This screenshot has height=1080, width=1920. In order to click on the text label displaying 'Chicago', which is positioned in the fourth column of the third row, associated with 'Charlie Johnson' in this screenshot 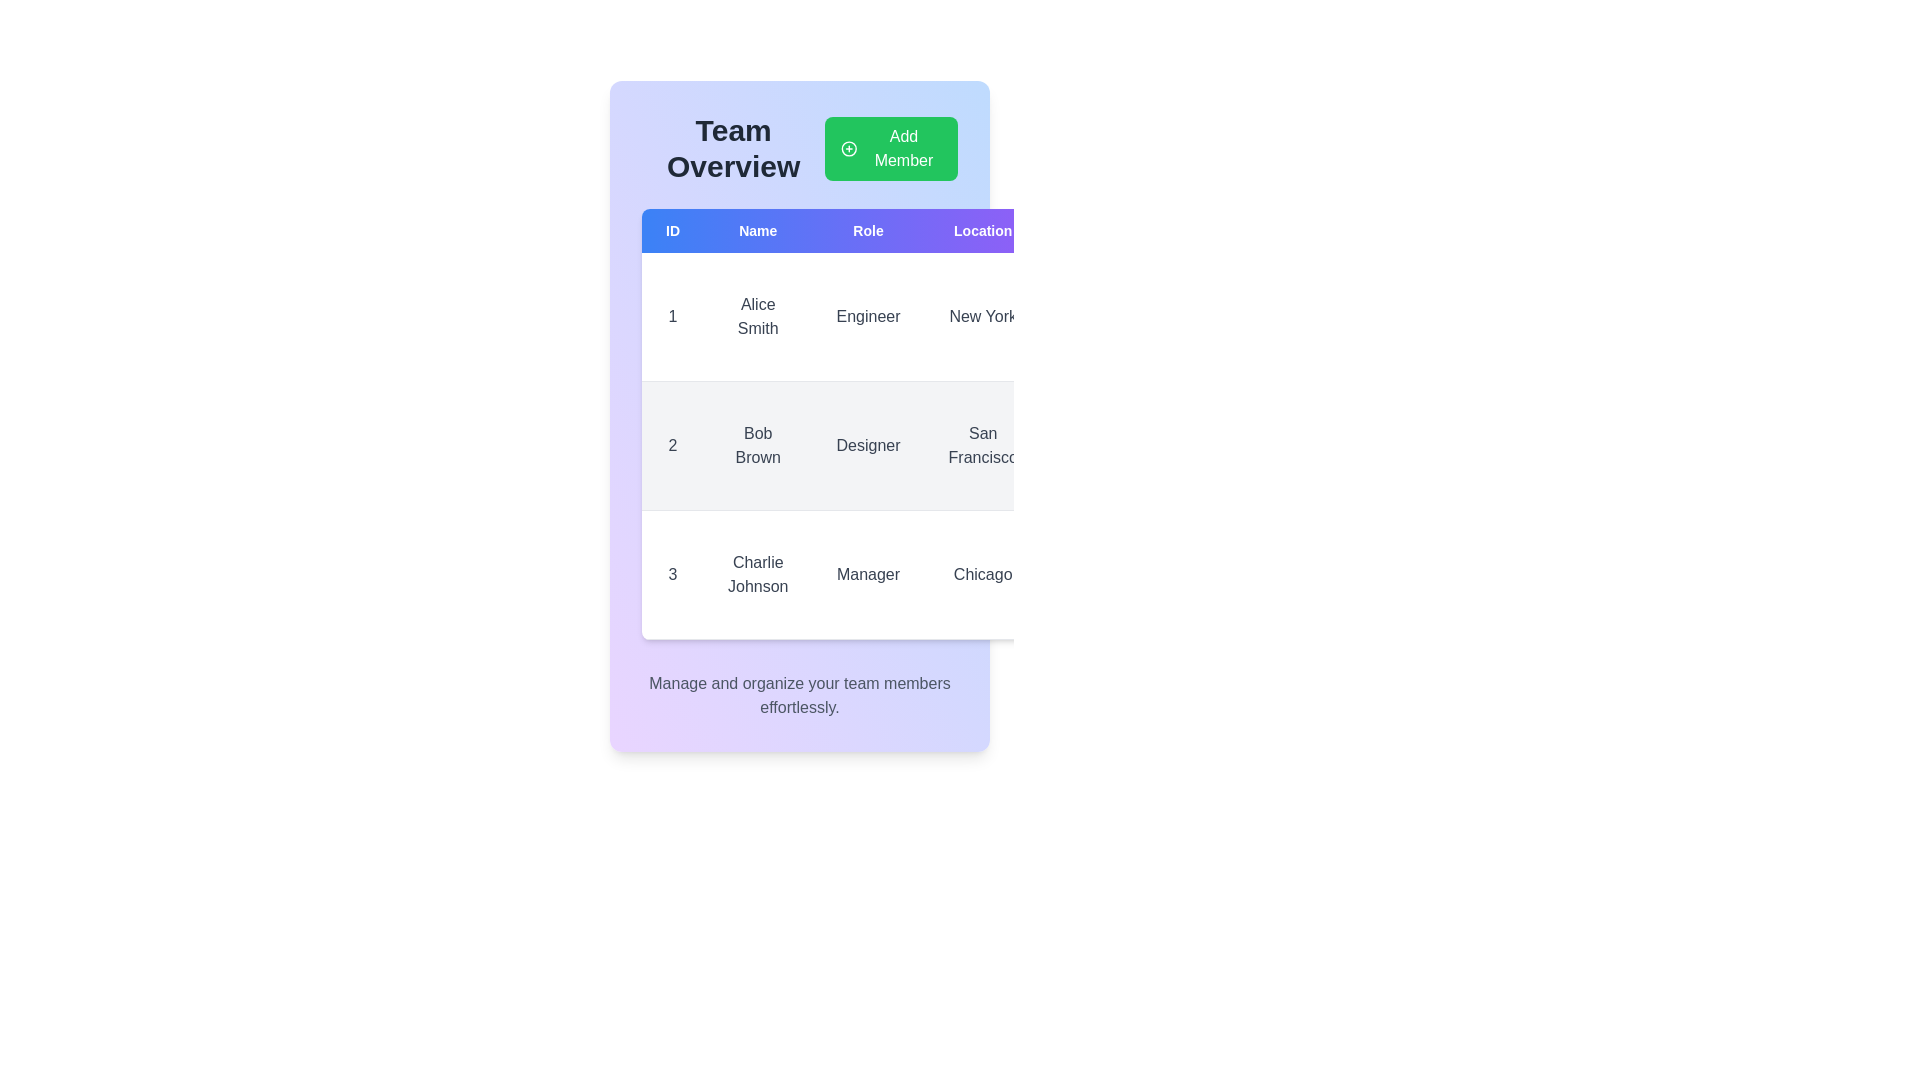, I will do `click(983, 574)`.